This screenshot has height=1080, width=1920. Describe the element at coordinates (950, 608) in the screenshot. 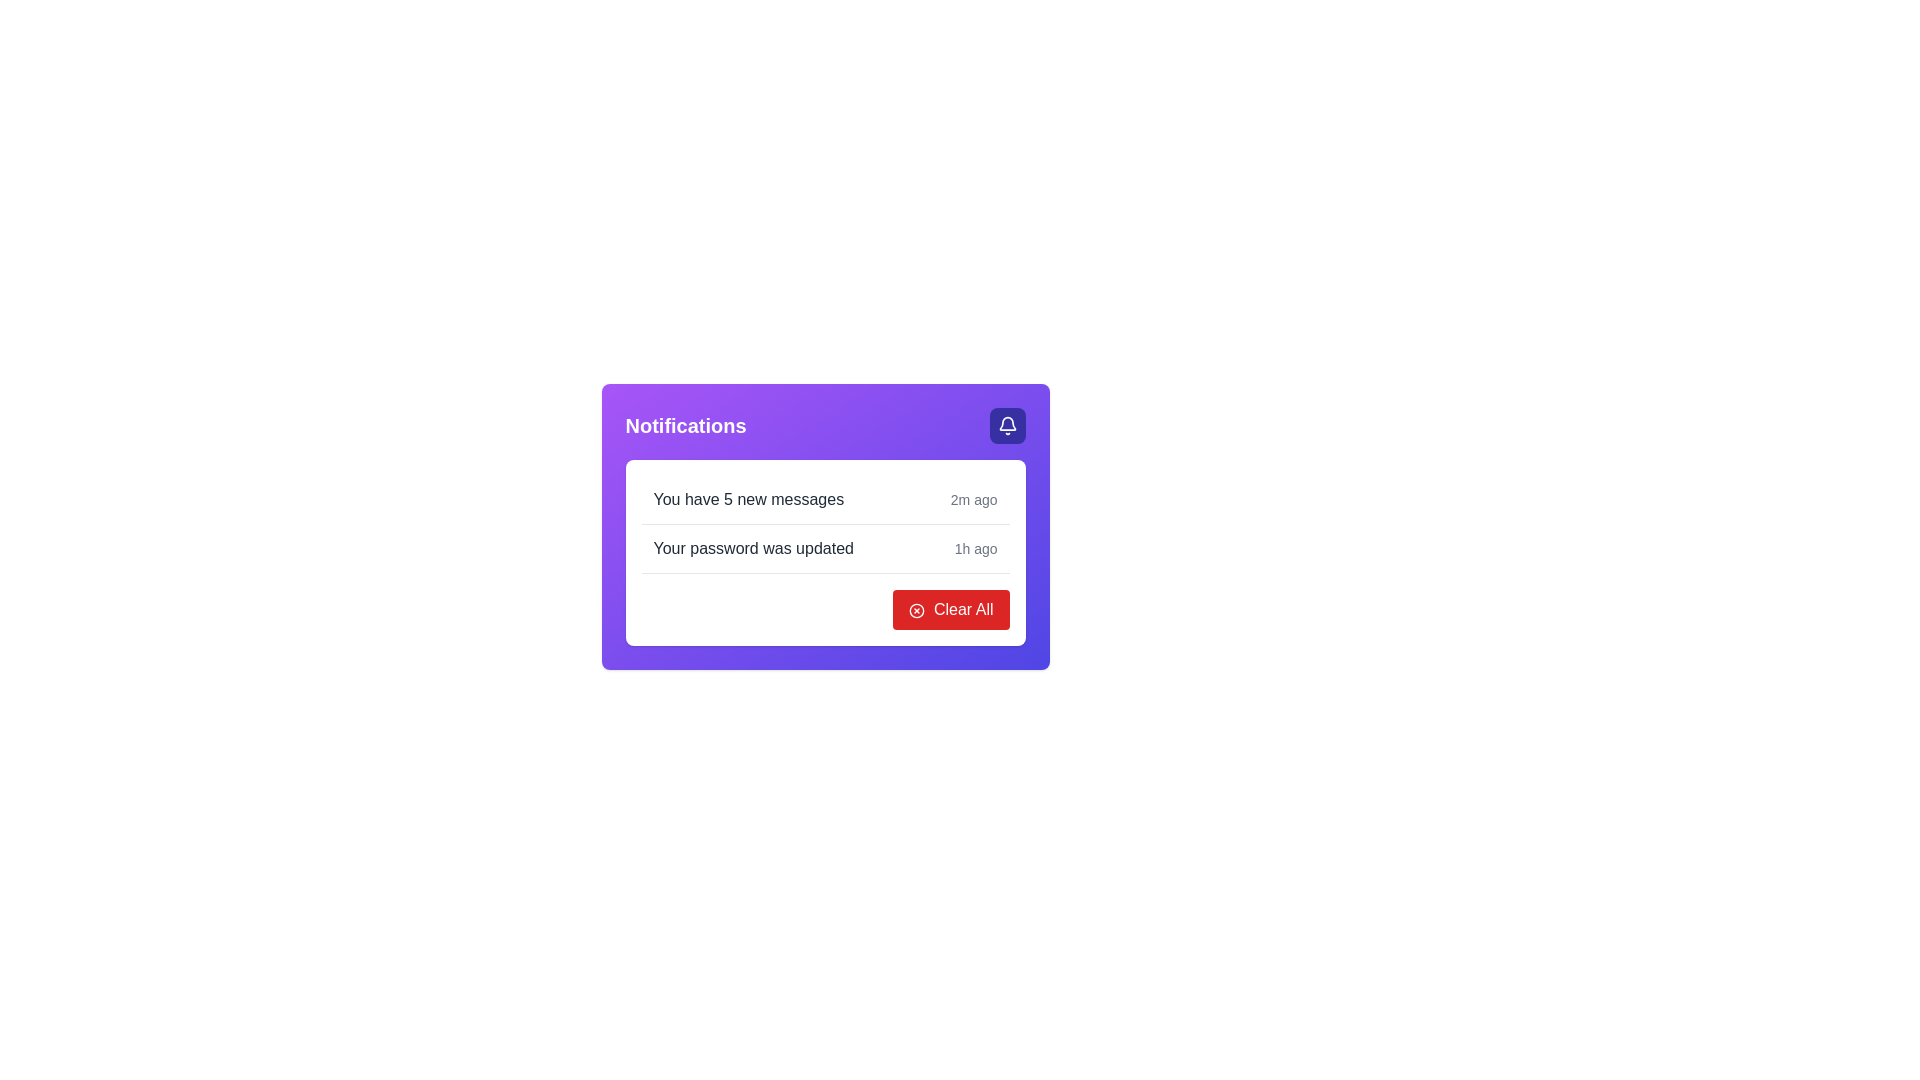

I see `the red 'Clear All' button with white text and an 'X' icon, located at the bottom-right corner of the purple notification panel for tooltip or visual feedback` at that location.